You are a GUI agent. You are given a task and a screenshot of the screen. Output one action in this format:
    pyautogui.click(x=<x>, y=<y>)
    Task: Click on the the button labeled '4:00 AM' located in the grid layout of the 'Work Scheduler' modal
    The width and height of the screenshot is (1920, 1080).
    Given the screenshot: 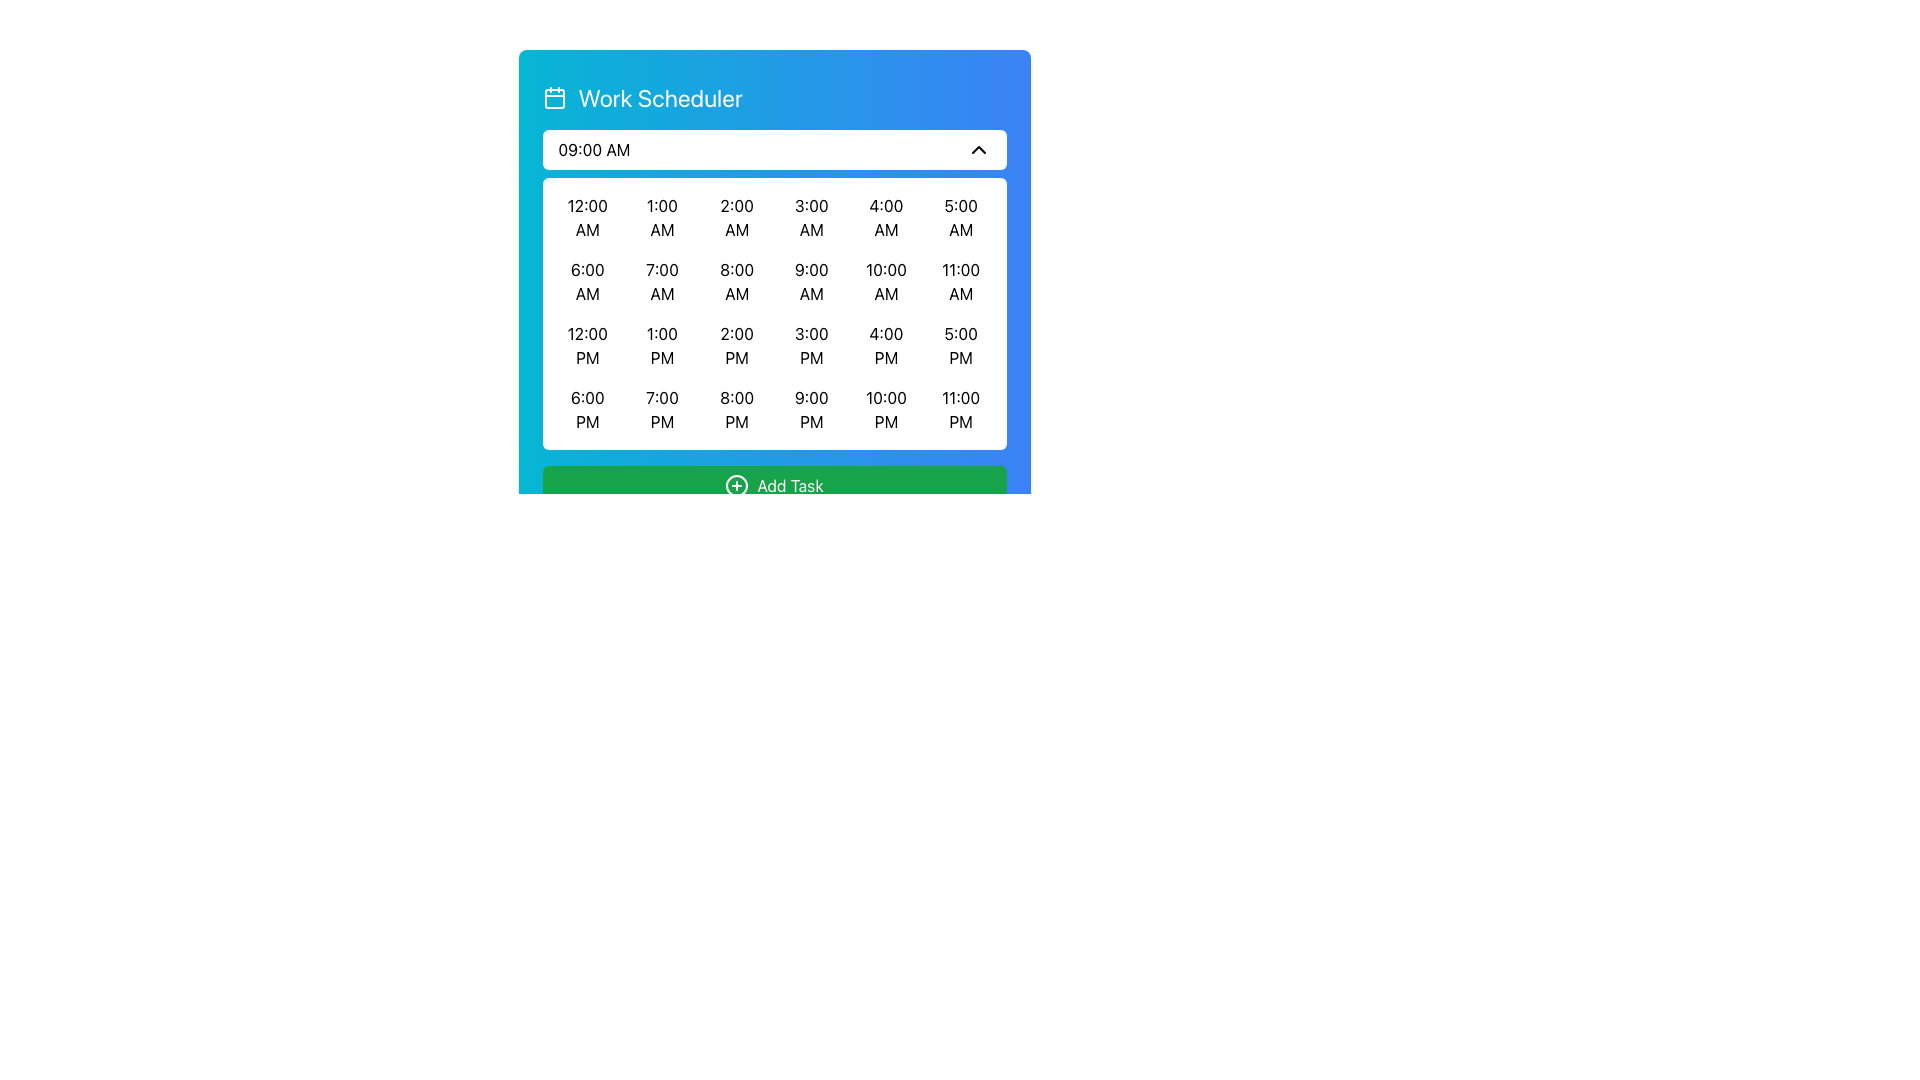 What is the action you would take?
    pyautogui.click(x=885, y=218)
    